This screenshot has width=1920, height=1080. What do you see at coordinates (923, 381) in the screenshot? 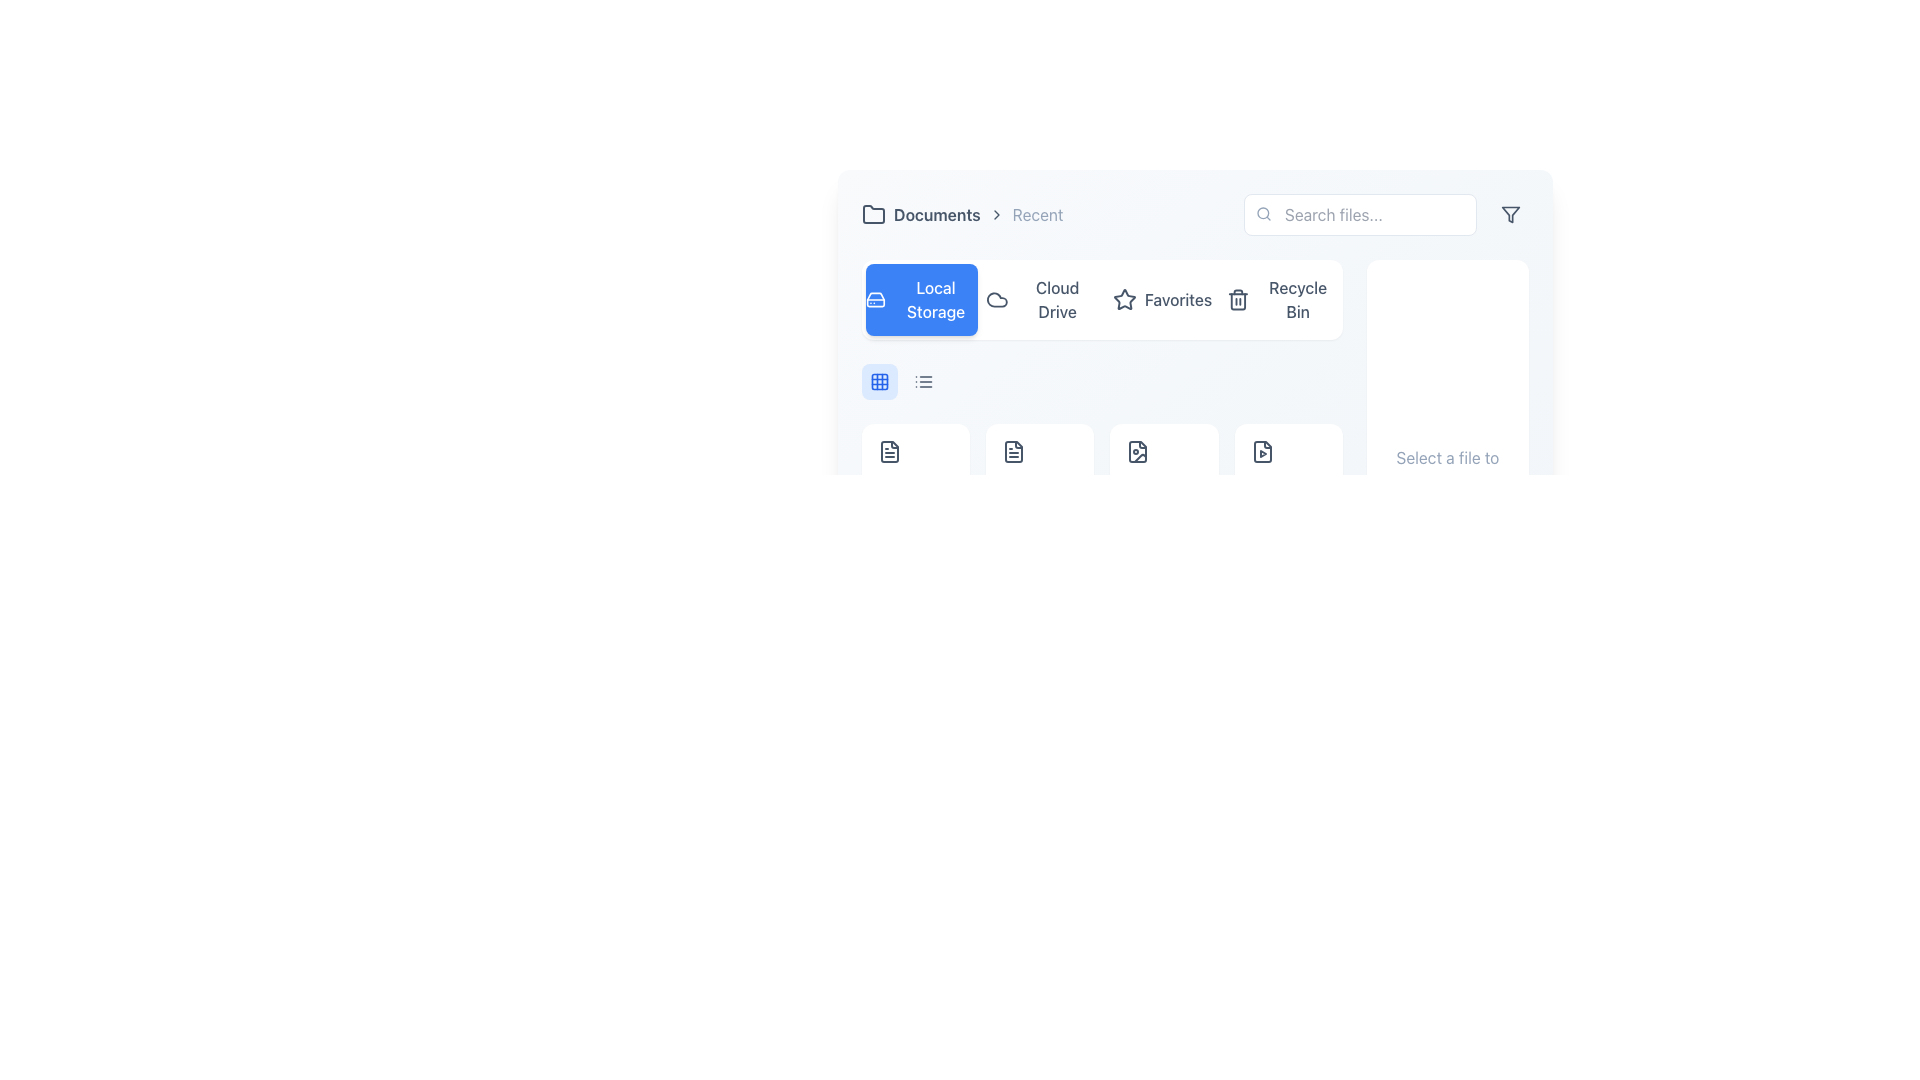
I see `the second button from the right, which toggles the list view display in the interface, to switch the layout of the displayed content to a list format` at bounding box center [923, 381].